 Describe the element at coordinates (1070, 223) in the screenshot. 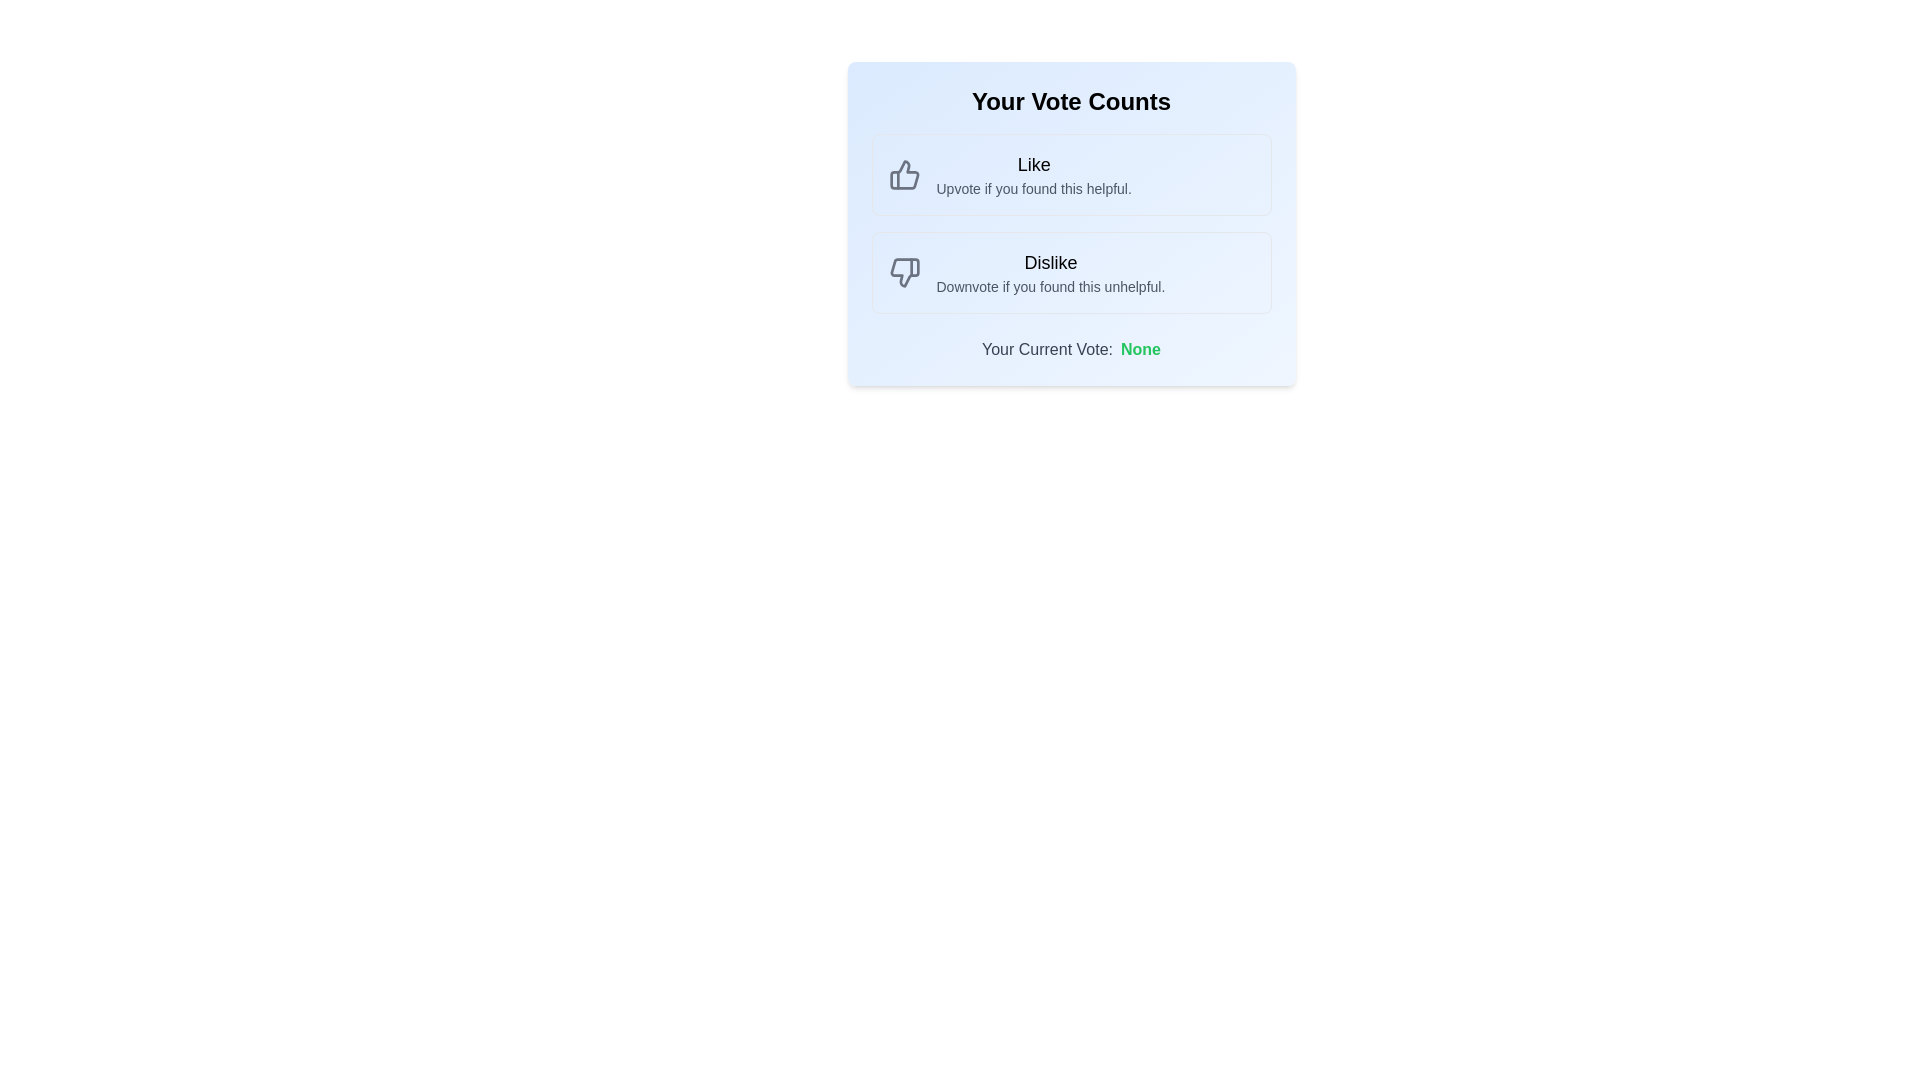

I see `the 'Dislike' section of the Feedback Component to downvote content, which is prominently positioned above the bottom margin of the interface` at that location.